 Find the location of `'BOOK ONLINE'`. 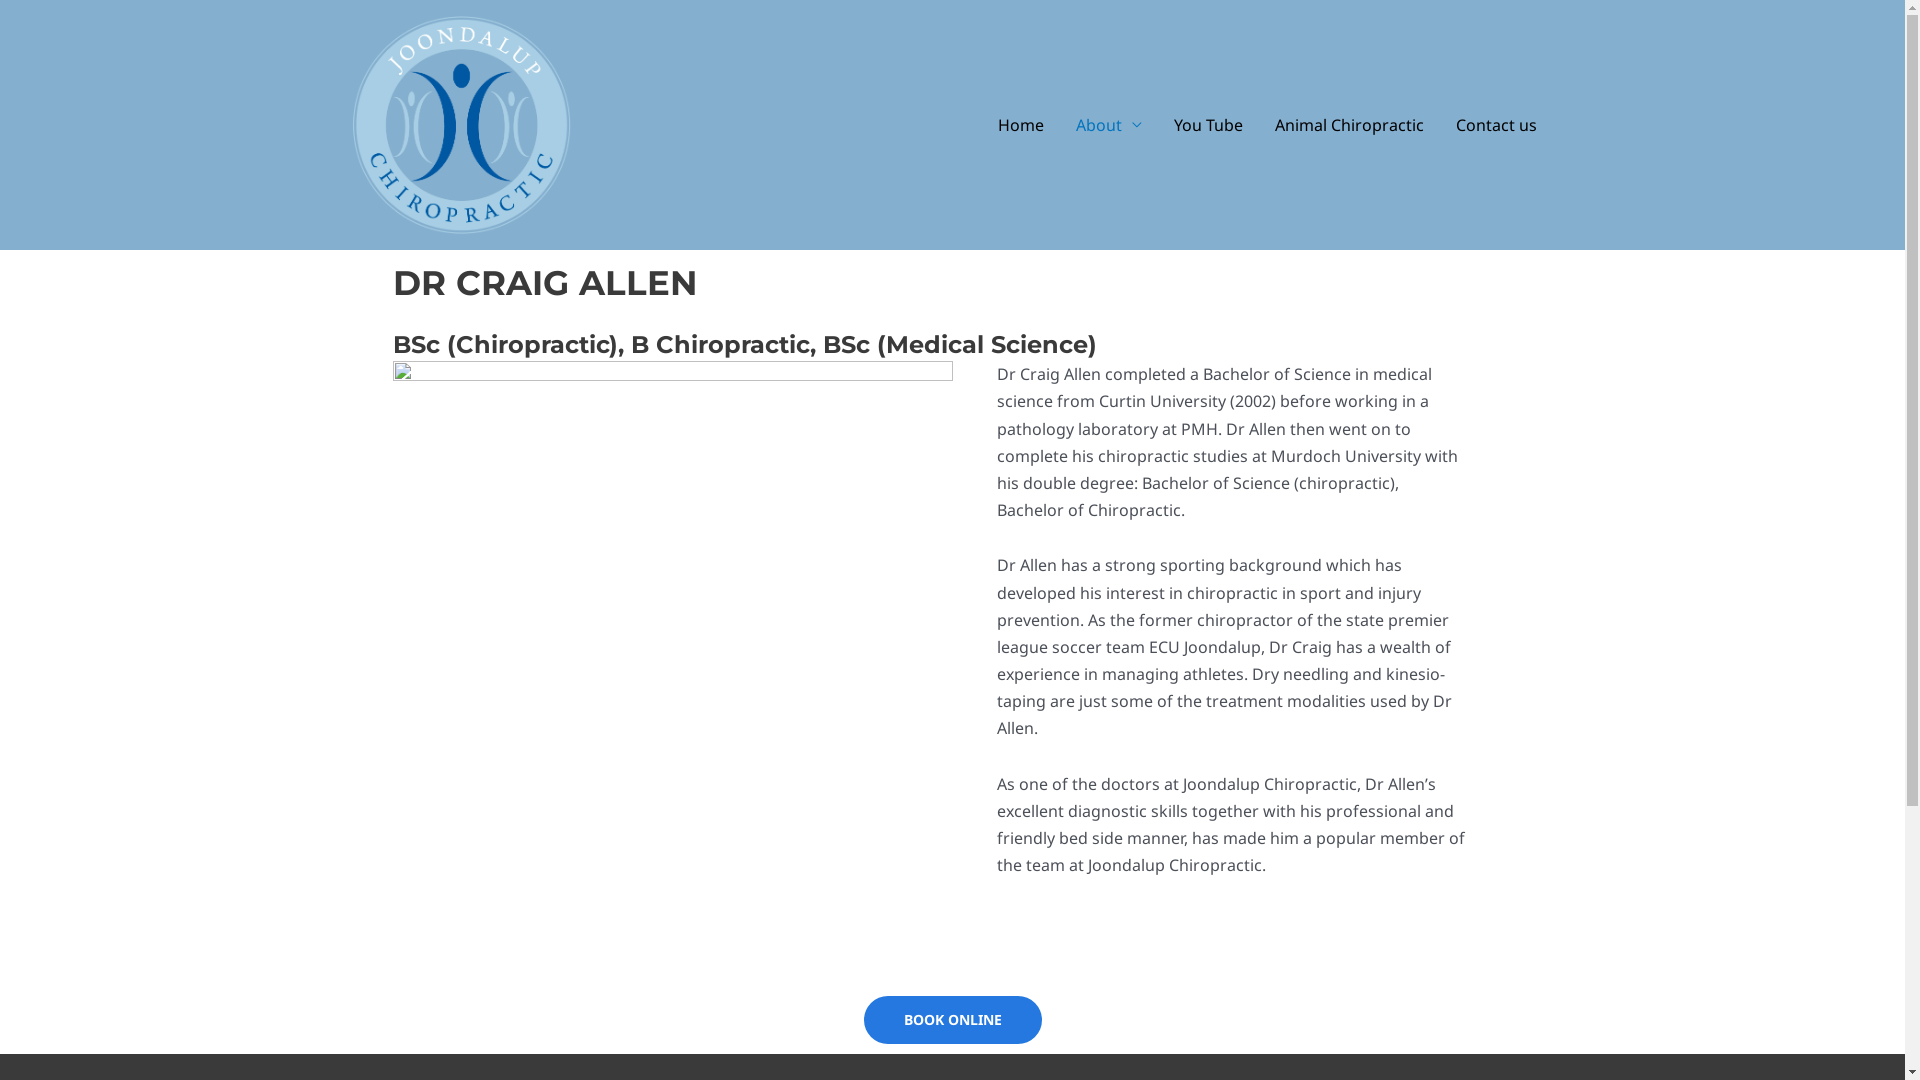

'BOOK ONLINE' is located at coordinates (952, 1019).